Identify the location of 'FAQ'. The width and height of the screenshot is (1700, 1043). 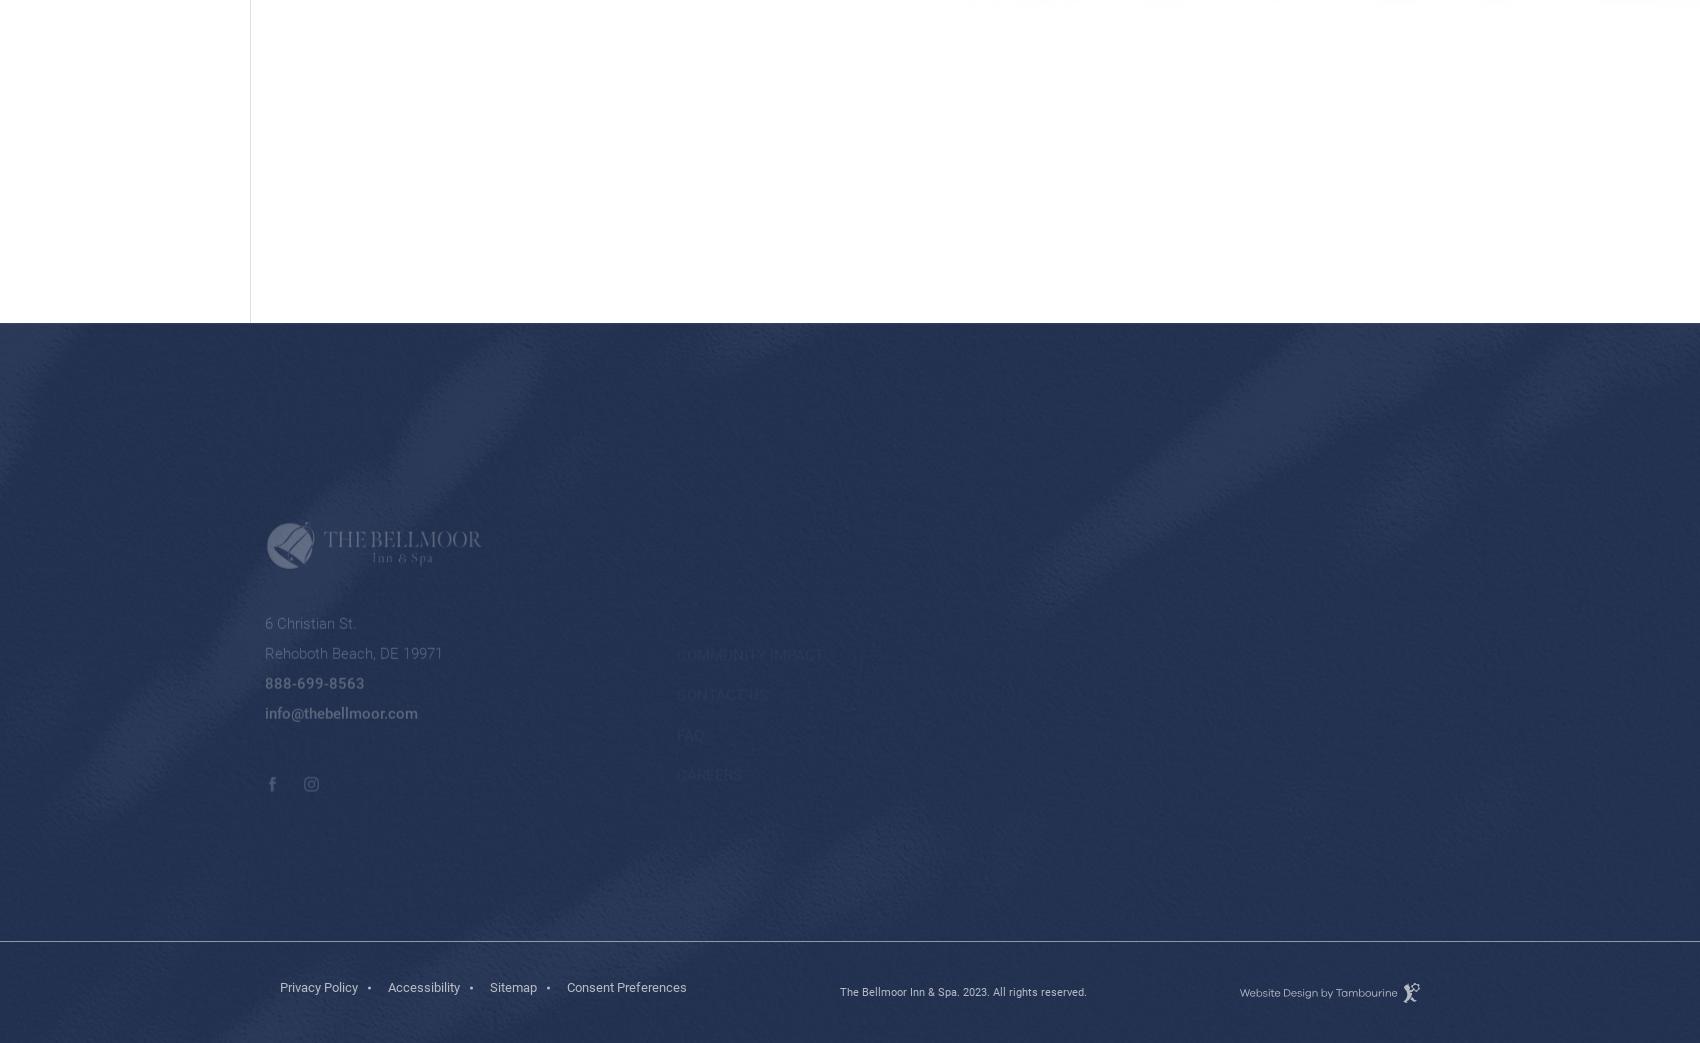
(689, 638).